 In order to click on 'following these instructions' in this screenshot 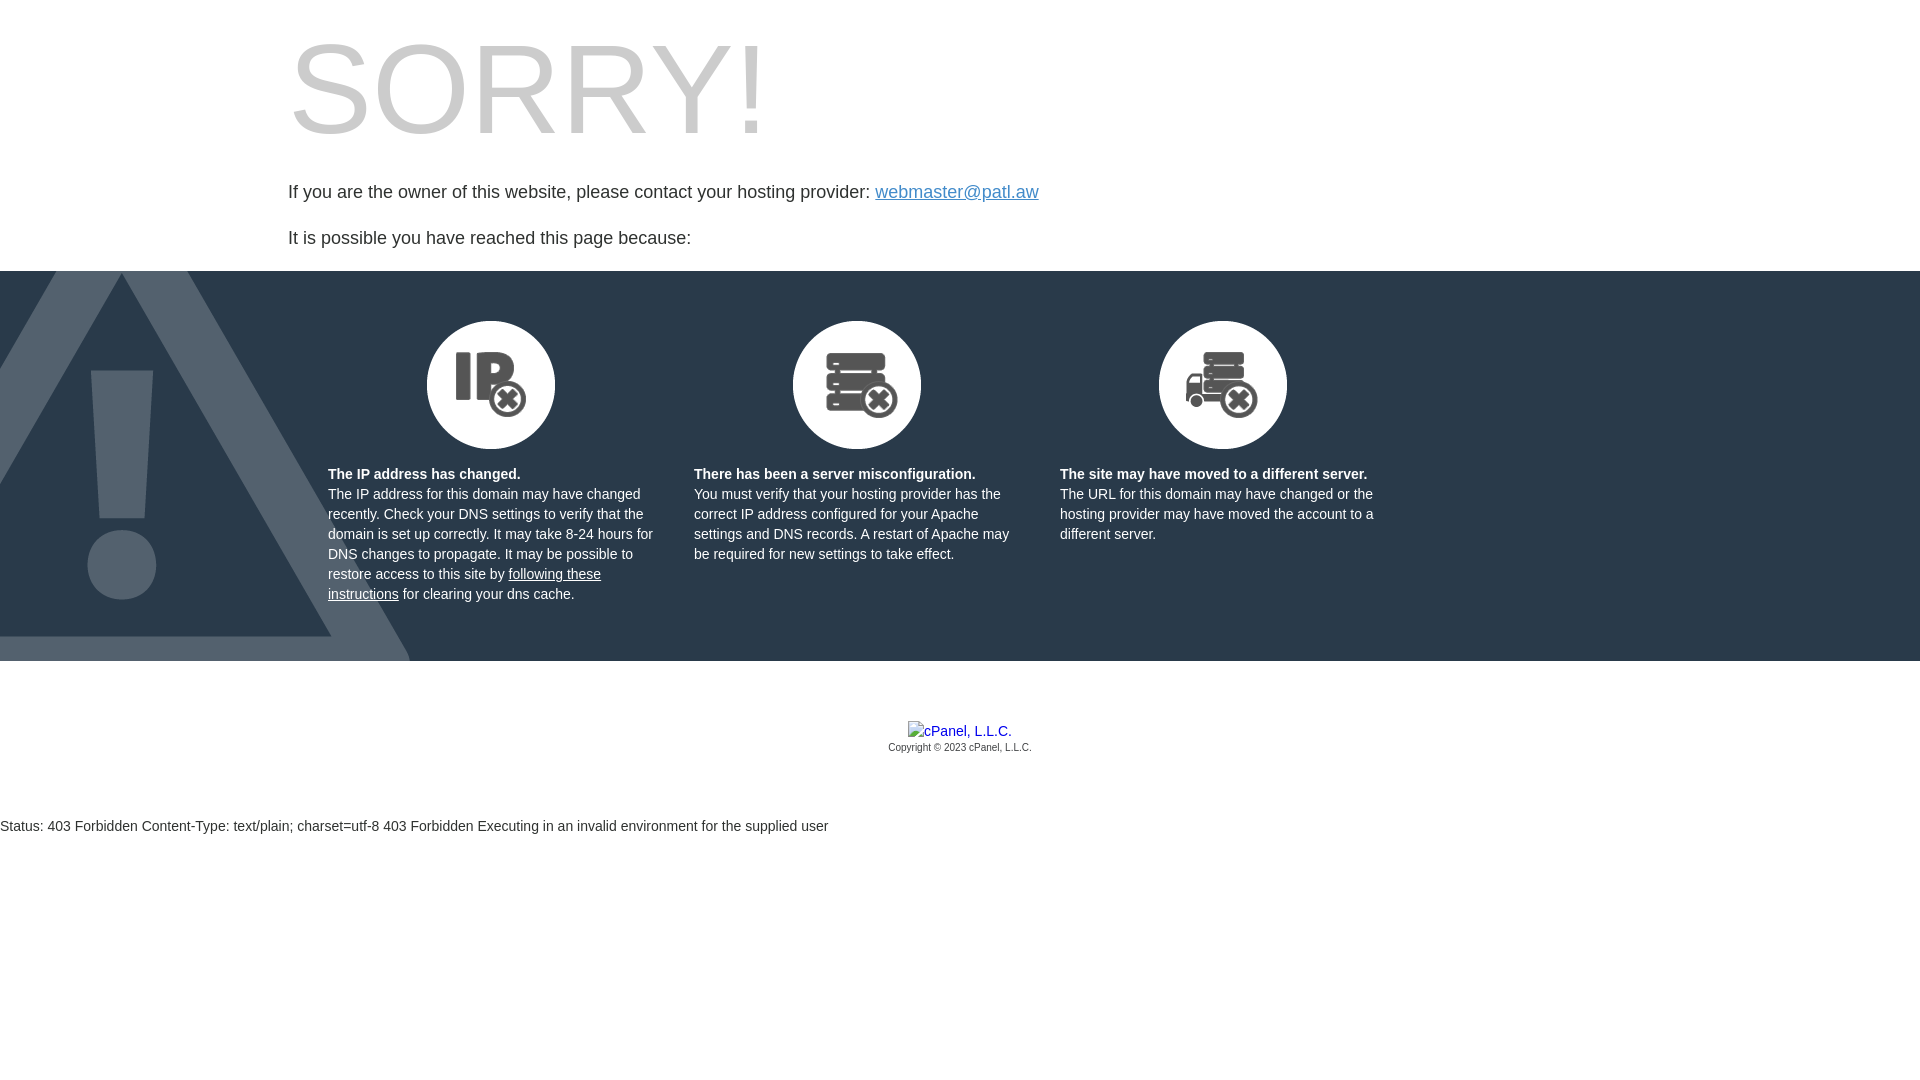, I will do `click(463, 583)`.